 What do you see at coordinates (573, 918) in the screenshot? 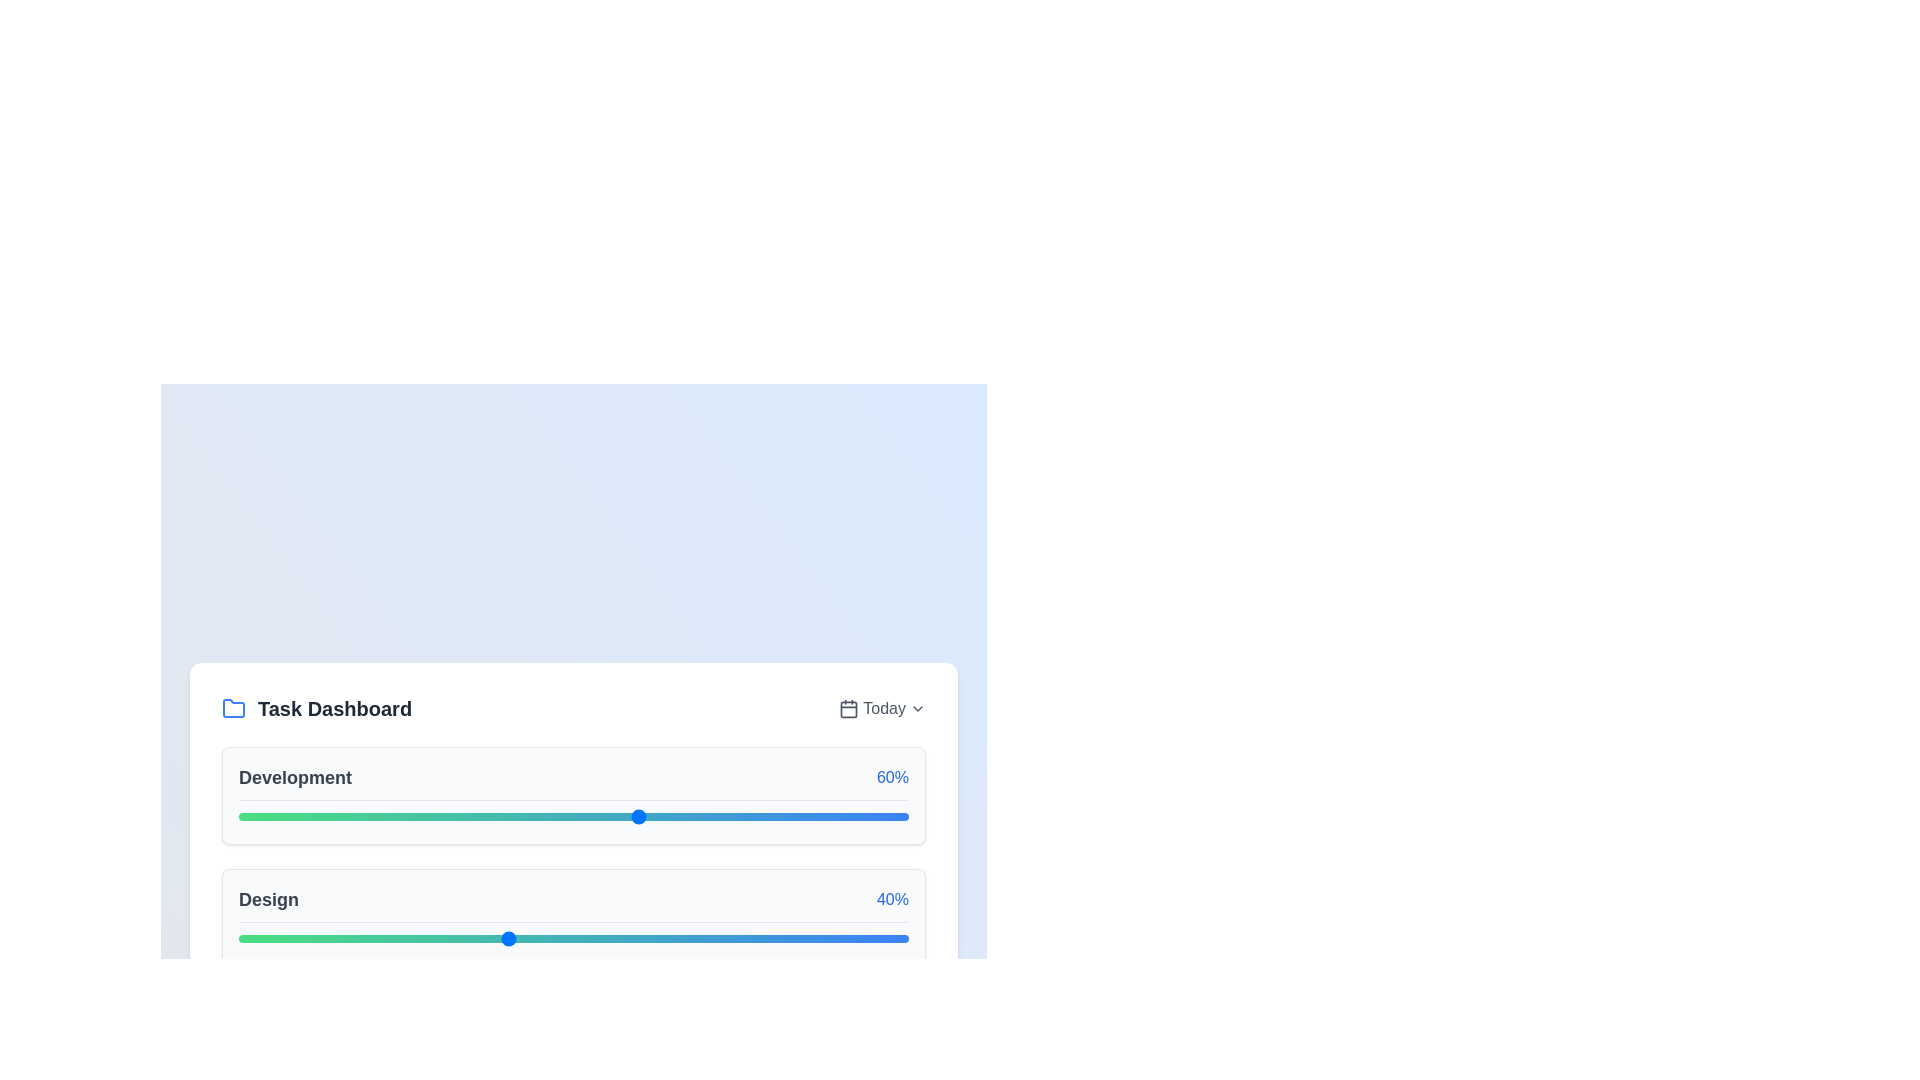
I see `the progress bar displaying 'Design' to focus it for further interaction` at bounding box center [573, 918].